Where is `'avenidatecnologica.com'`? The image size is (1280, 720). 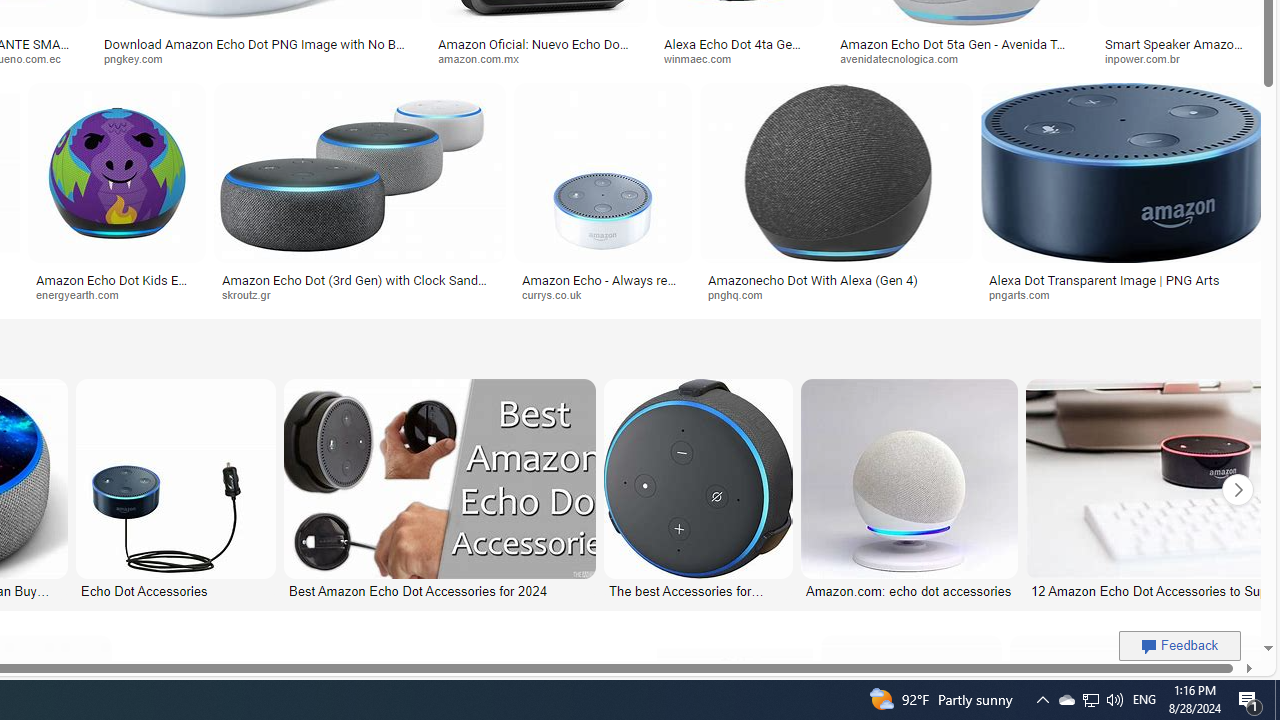 'avenidatecnologica.com' is located at coordinates (960, 58).